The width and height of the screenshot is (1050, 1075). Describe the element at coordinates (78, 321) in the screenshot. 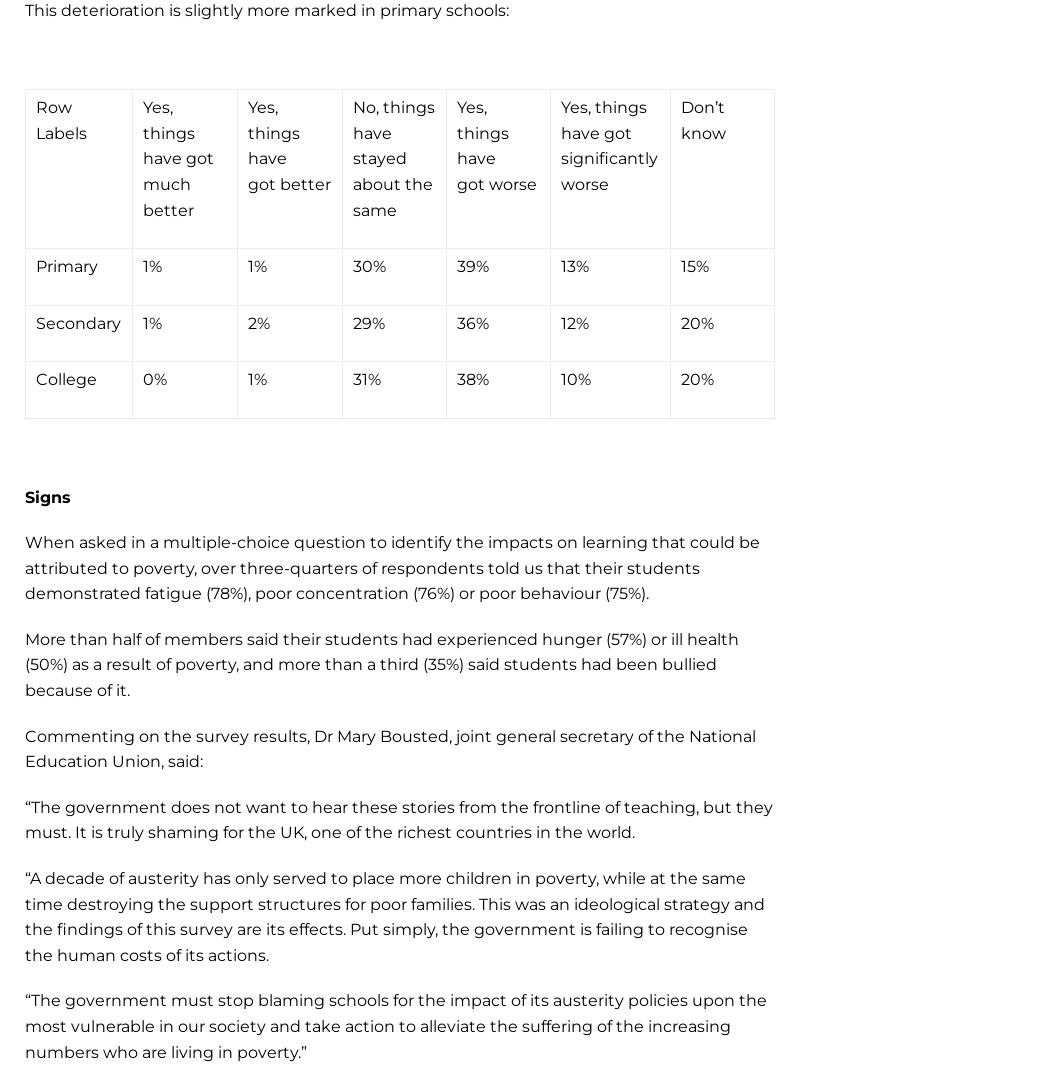

I see `'Secondary'` at that location.